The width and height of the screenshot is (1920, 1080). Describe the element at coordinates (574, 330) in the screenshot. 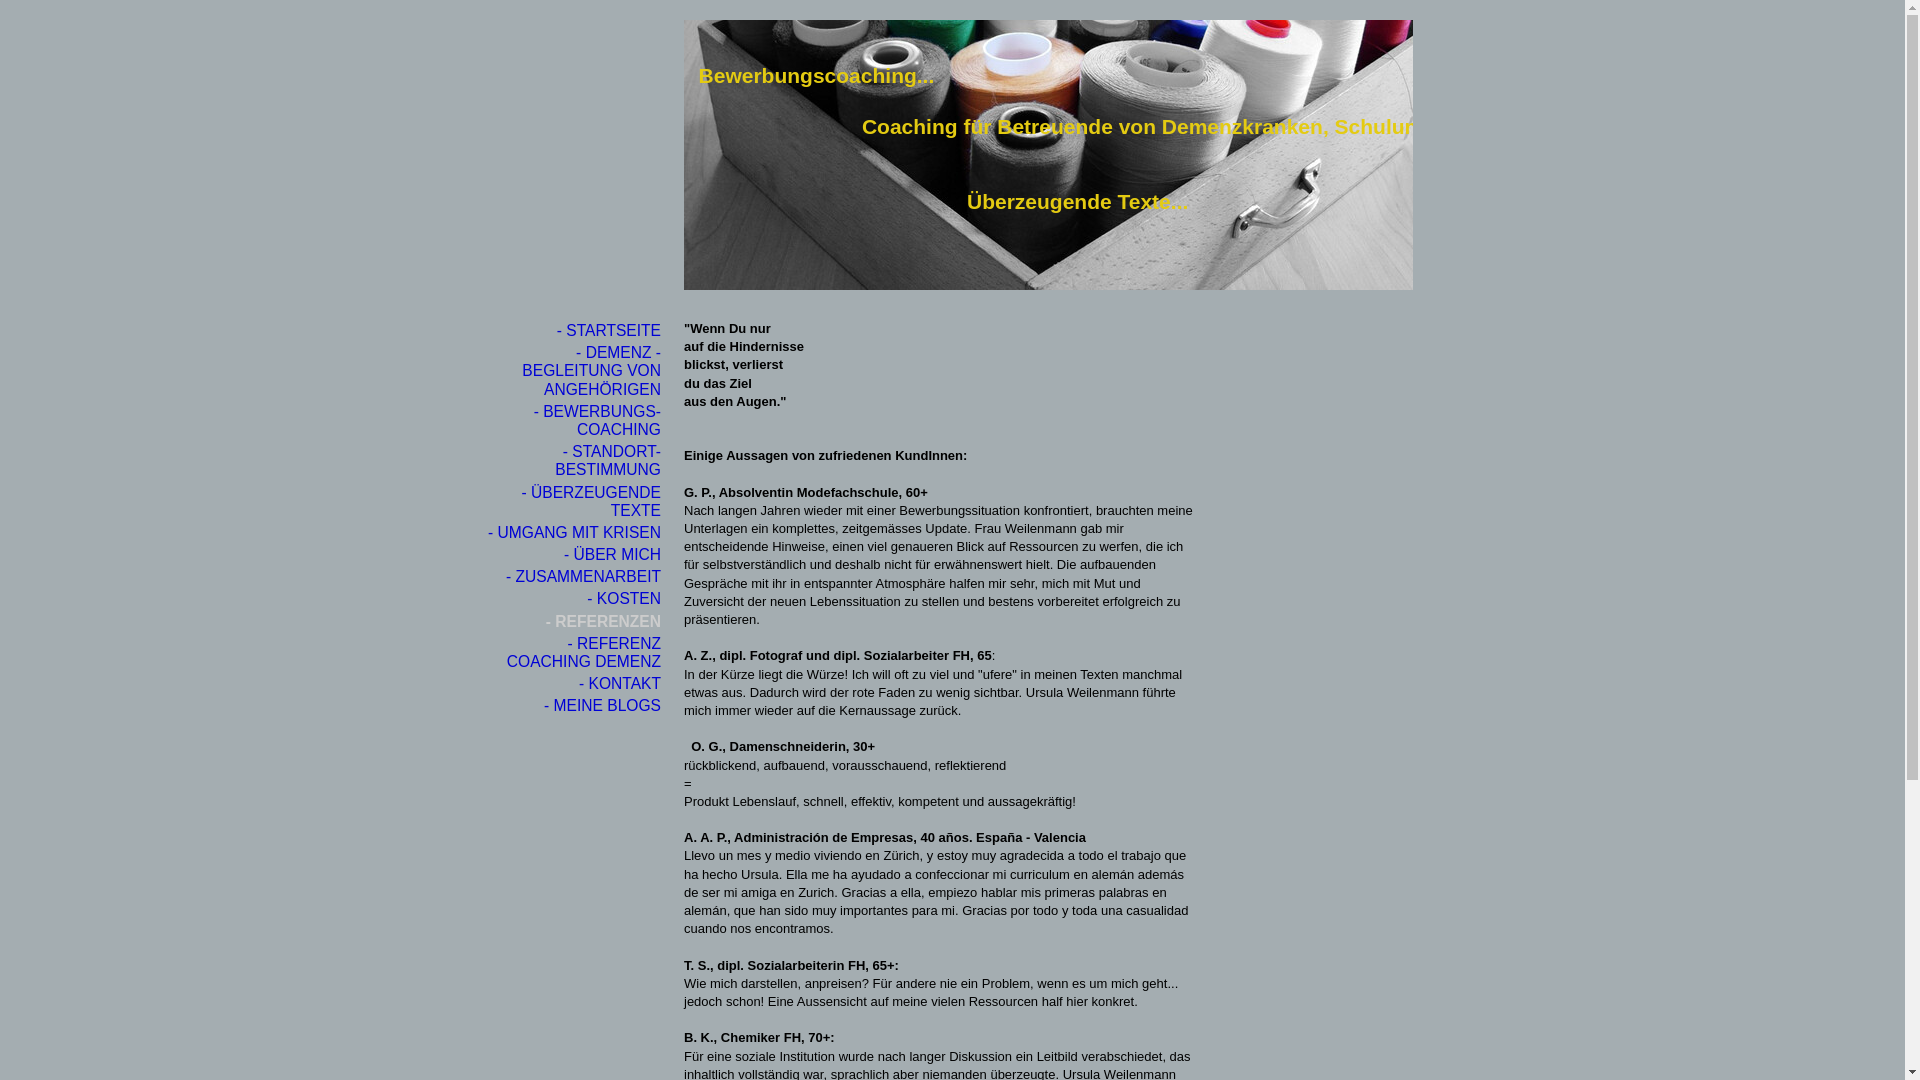

I see `'- STARTSEITE'` at that location.